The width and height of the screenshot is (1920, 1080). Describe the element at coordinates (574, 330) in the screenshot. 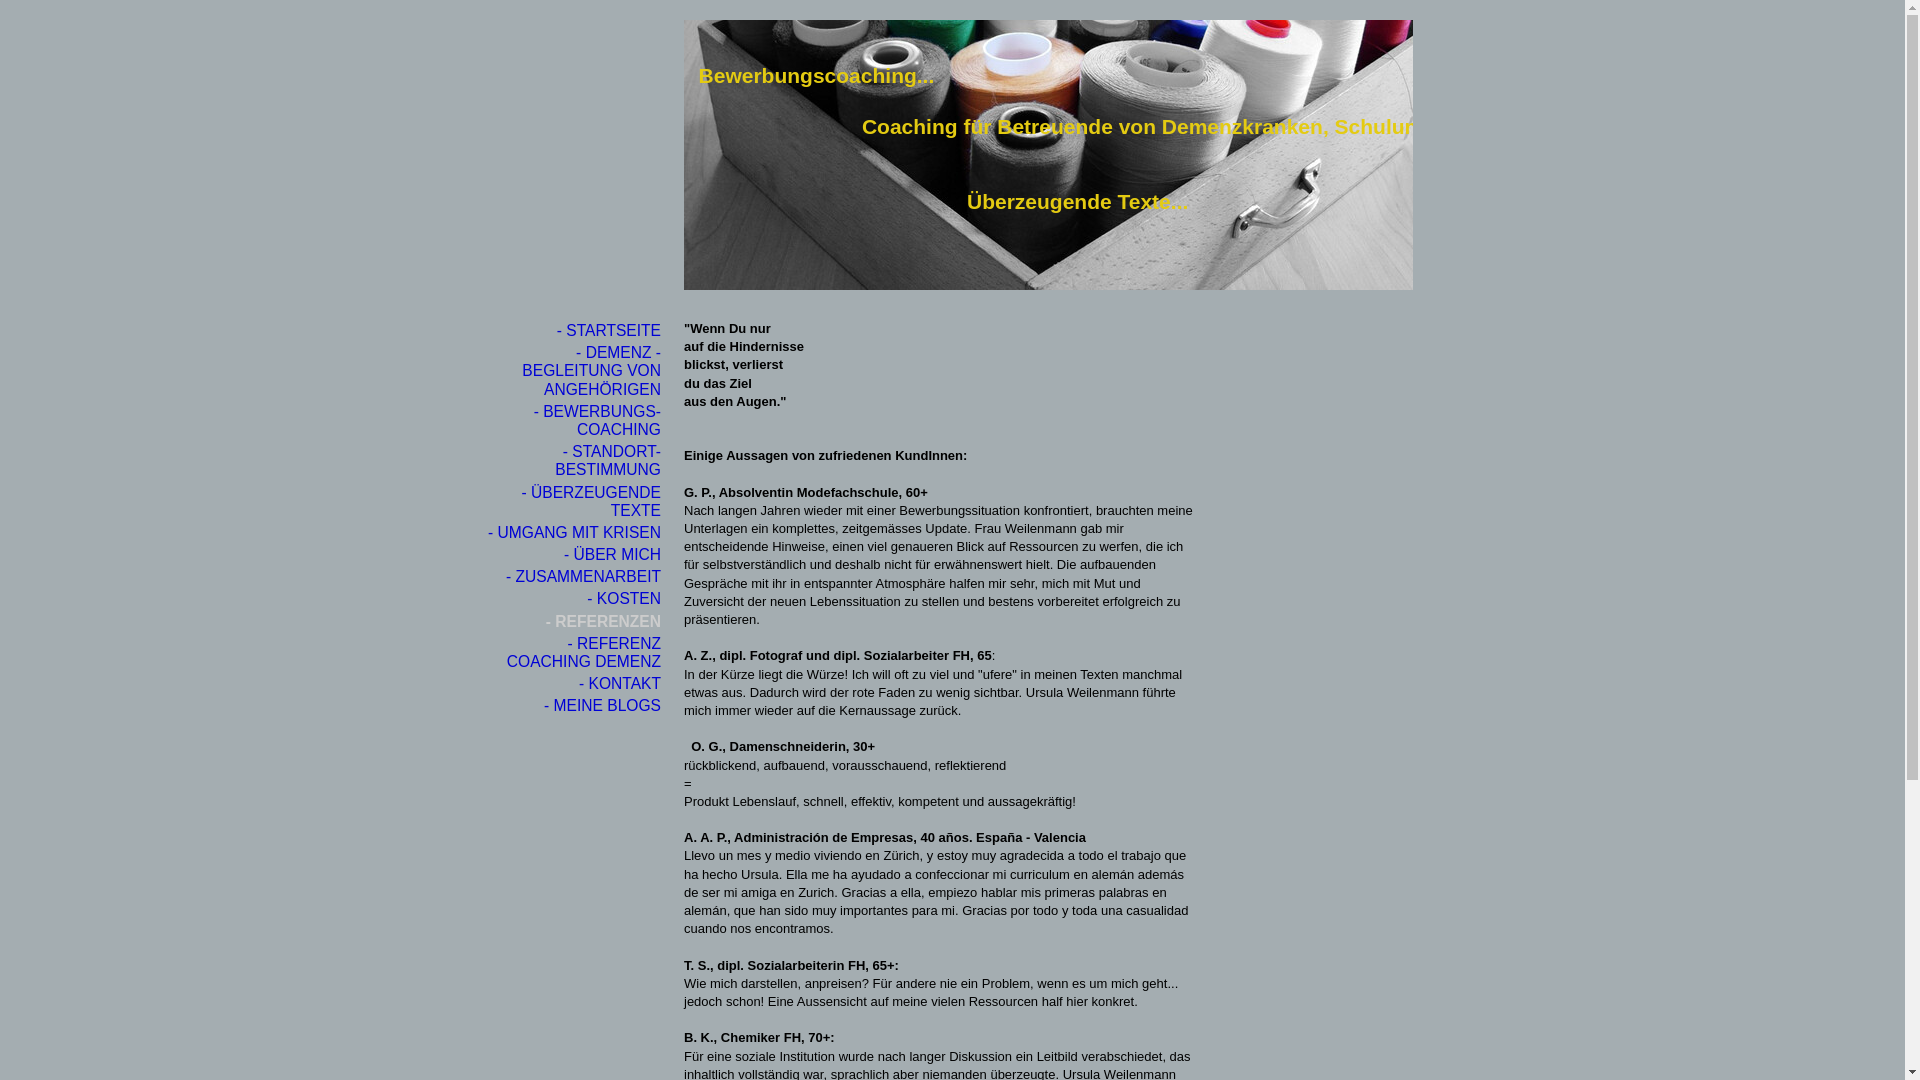

I see `'- STARTSEITE'` at that location.